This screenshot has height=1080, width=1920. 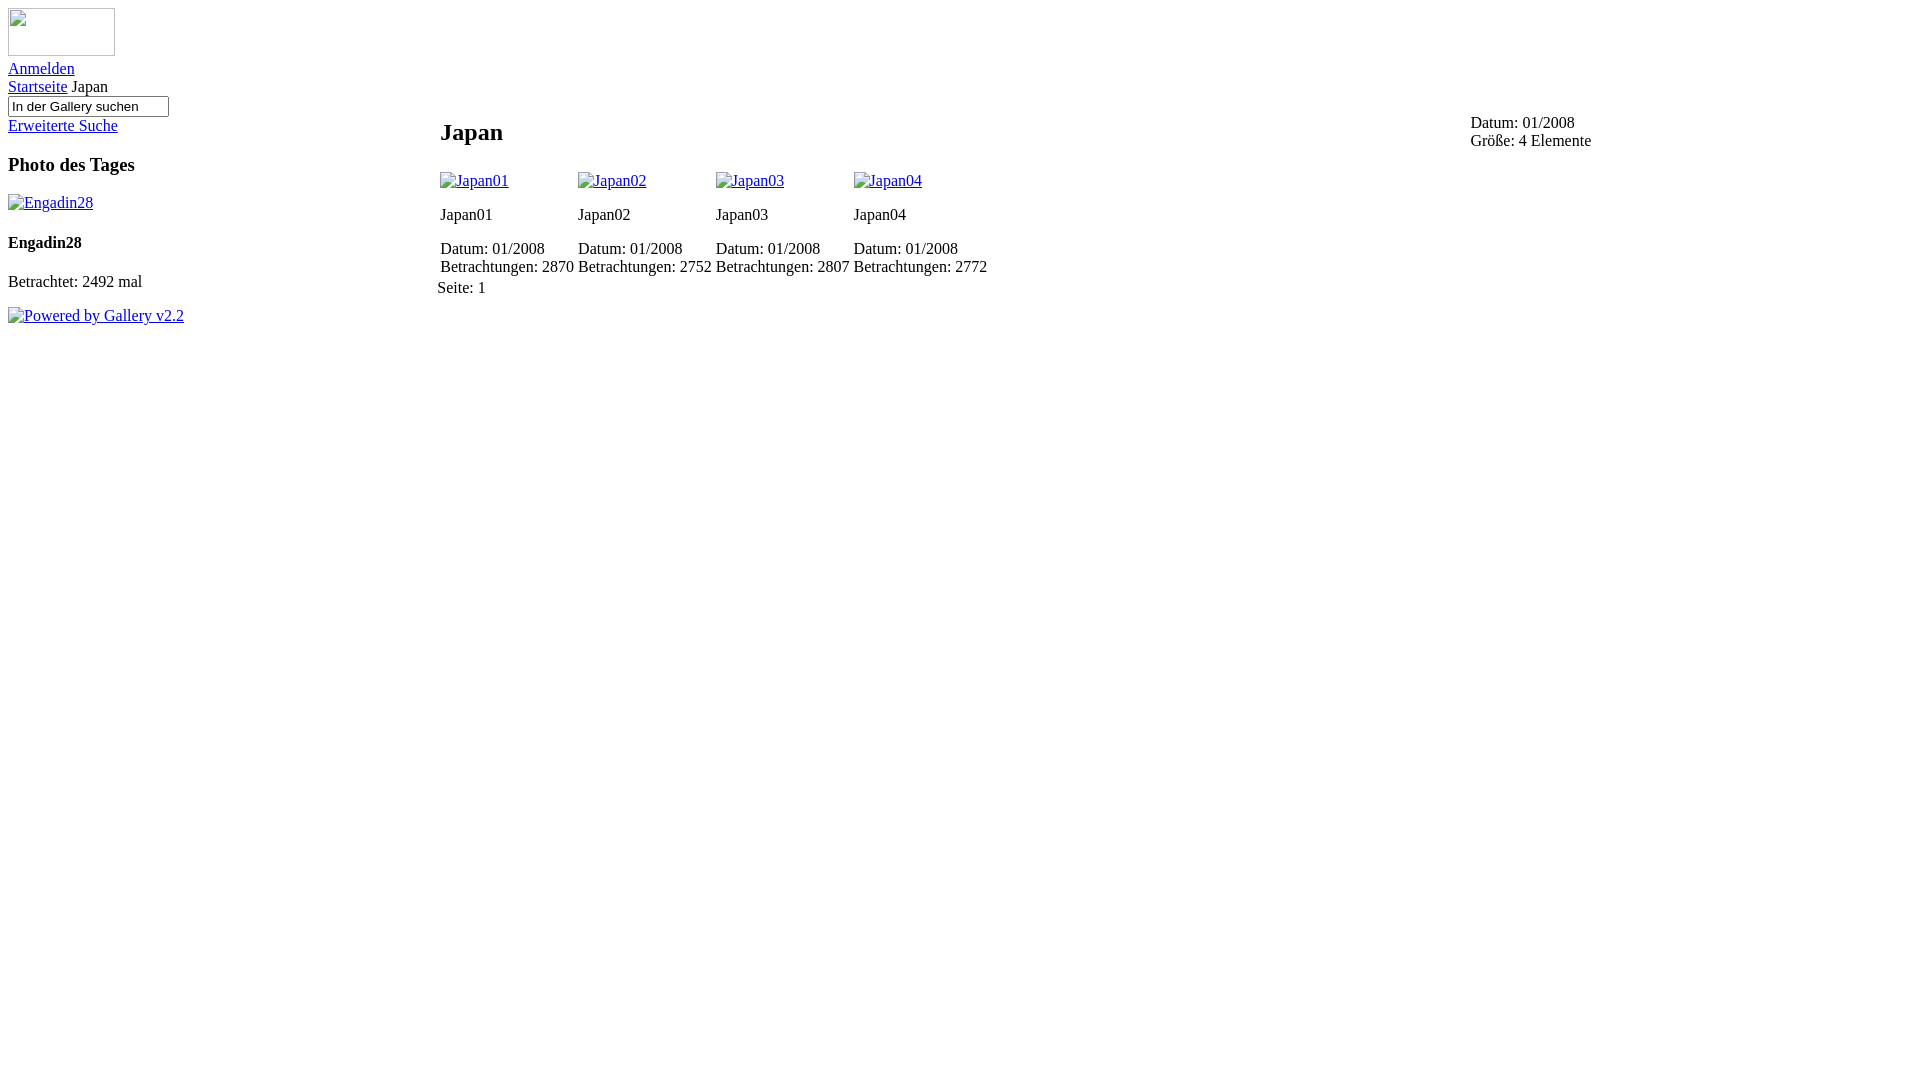 I want to click on 'Erweiterte Suche', so click(x=62, y=125).